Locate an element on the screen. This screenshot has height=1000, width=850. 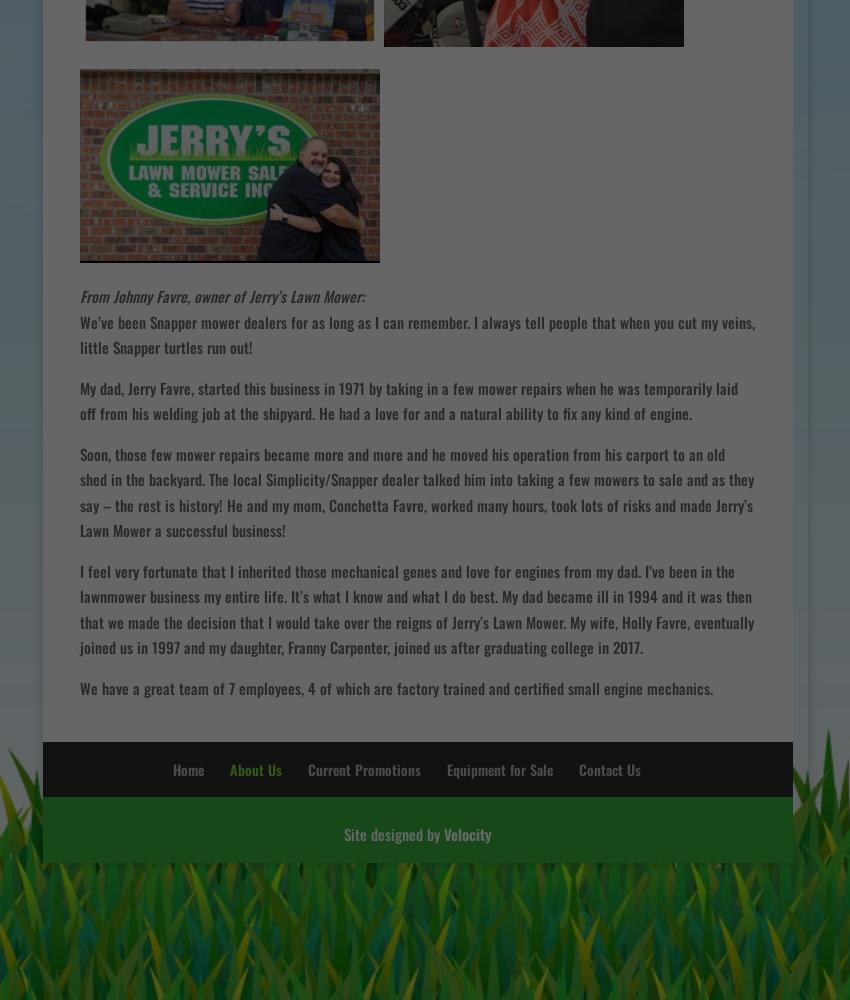
'Soon, those few mower repairs became more and more and he moved his operation from his carport to an old shed in the backyard. The local Simplicity/Snapper dealer talked him into taking a few mowers to sale and as they say – the rest is history! He and my mom, Conchetta Favre, worked many hours, took lots of risks and made Jerry’s Lawn Mower a successful business!' is located at coordinates (417, 490).